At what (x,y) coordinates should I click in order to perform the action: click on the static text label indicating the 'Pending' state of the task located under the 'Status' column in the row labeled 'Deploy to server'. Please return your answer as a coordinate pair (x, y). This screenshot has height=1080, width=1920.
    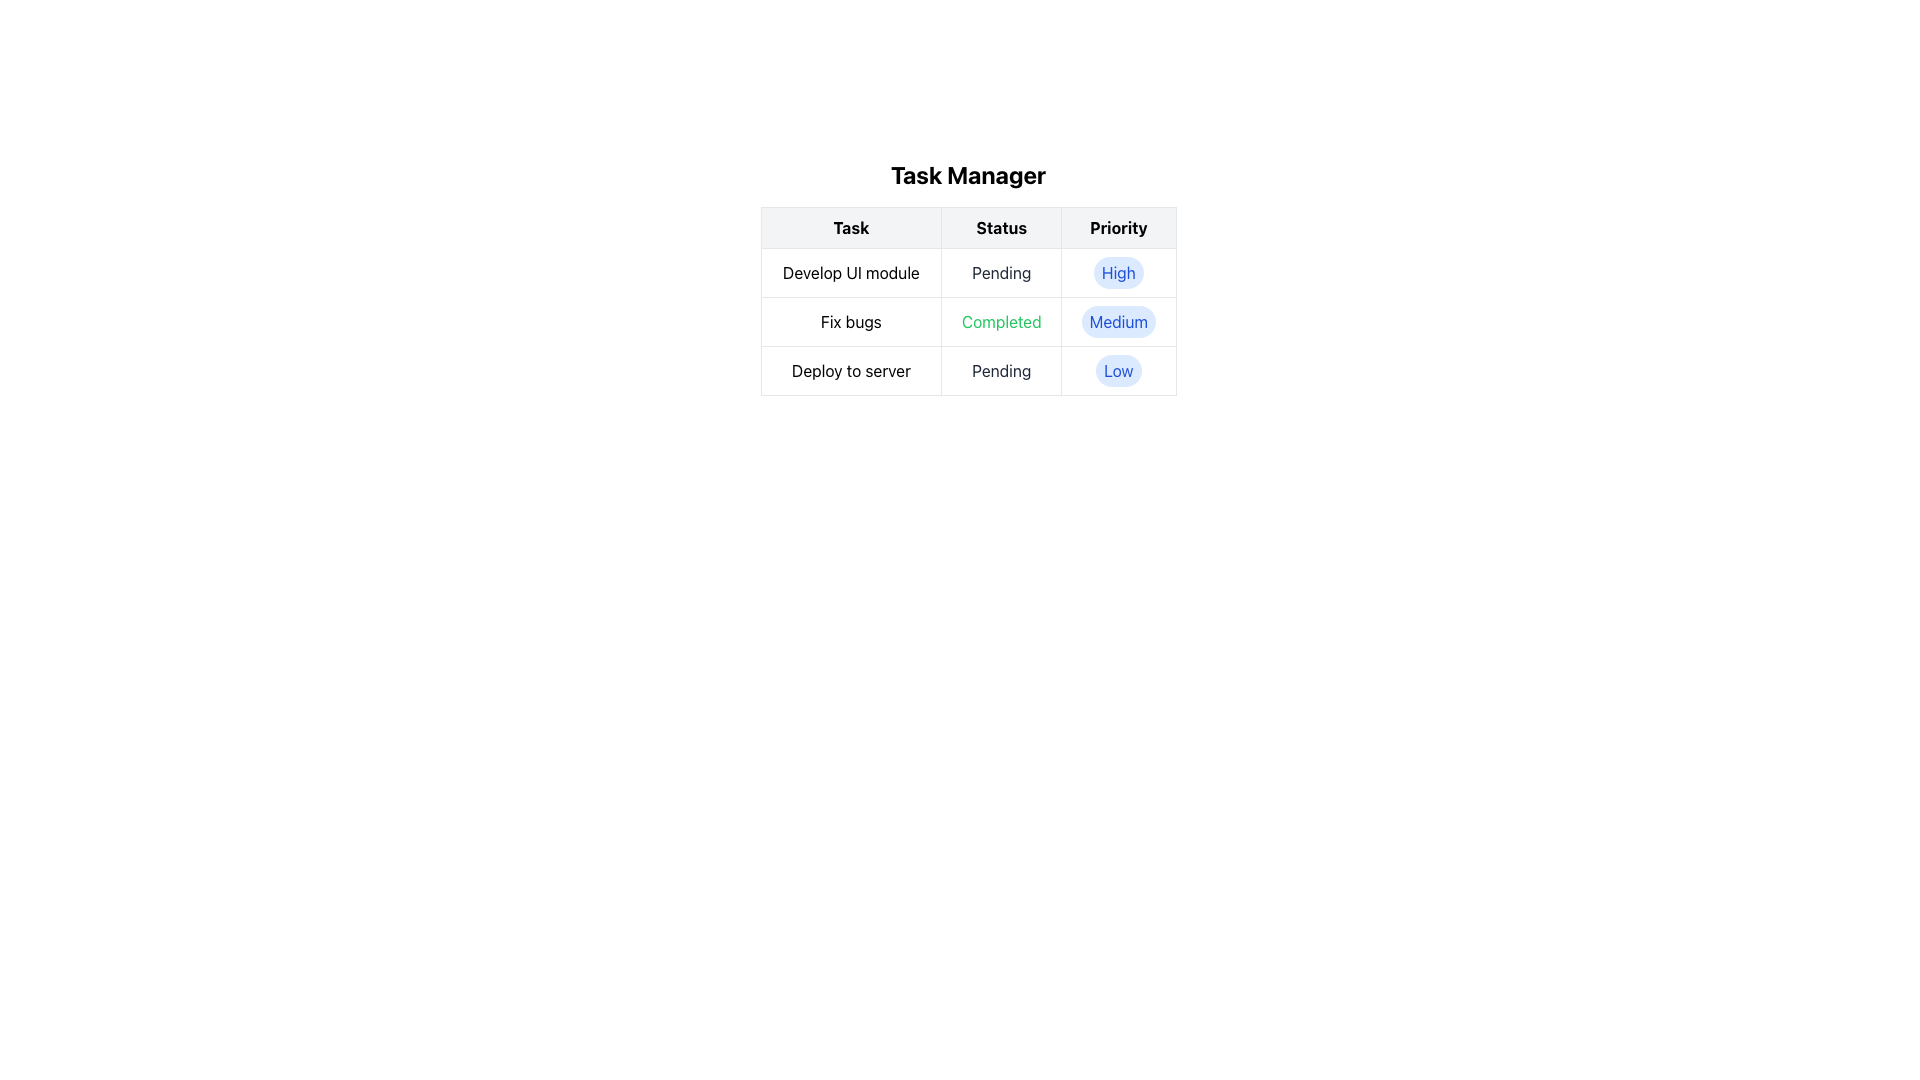
    Looking at the image, I should click on (1001, 370).